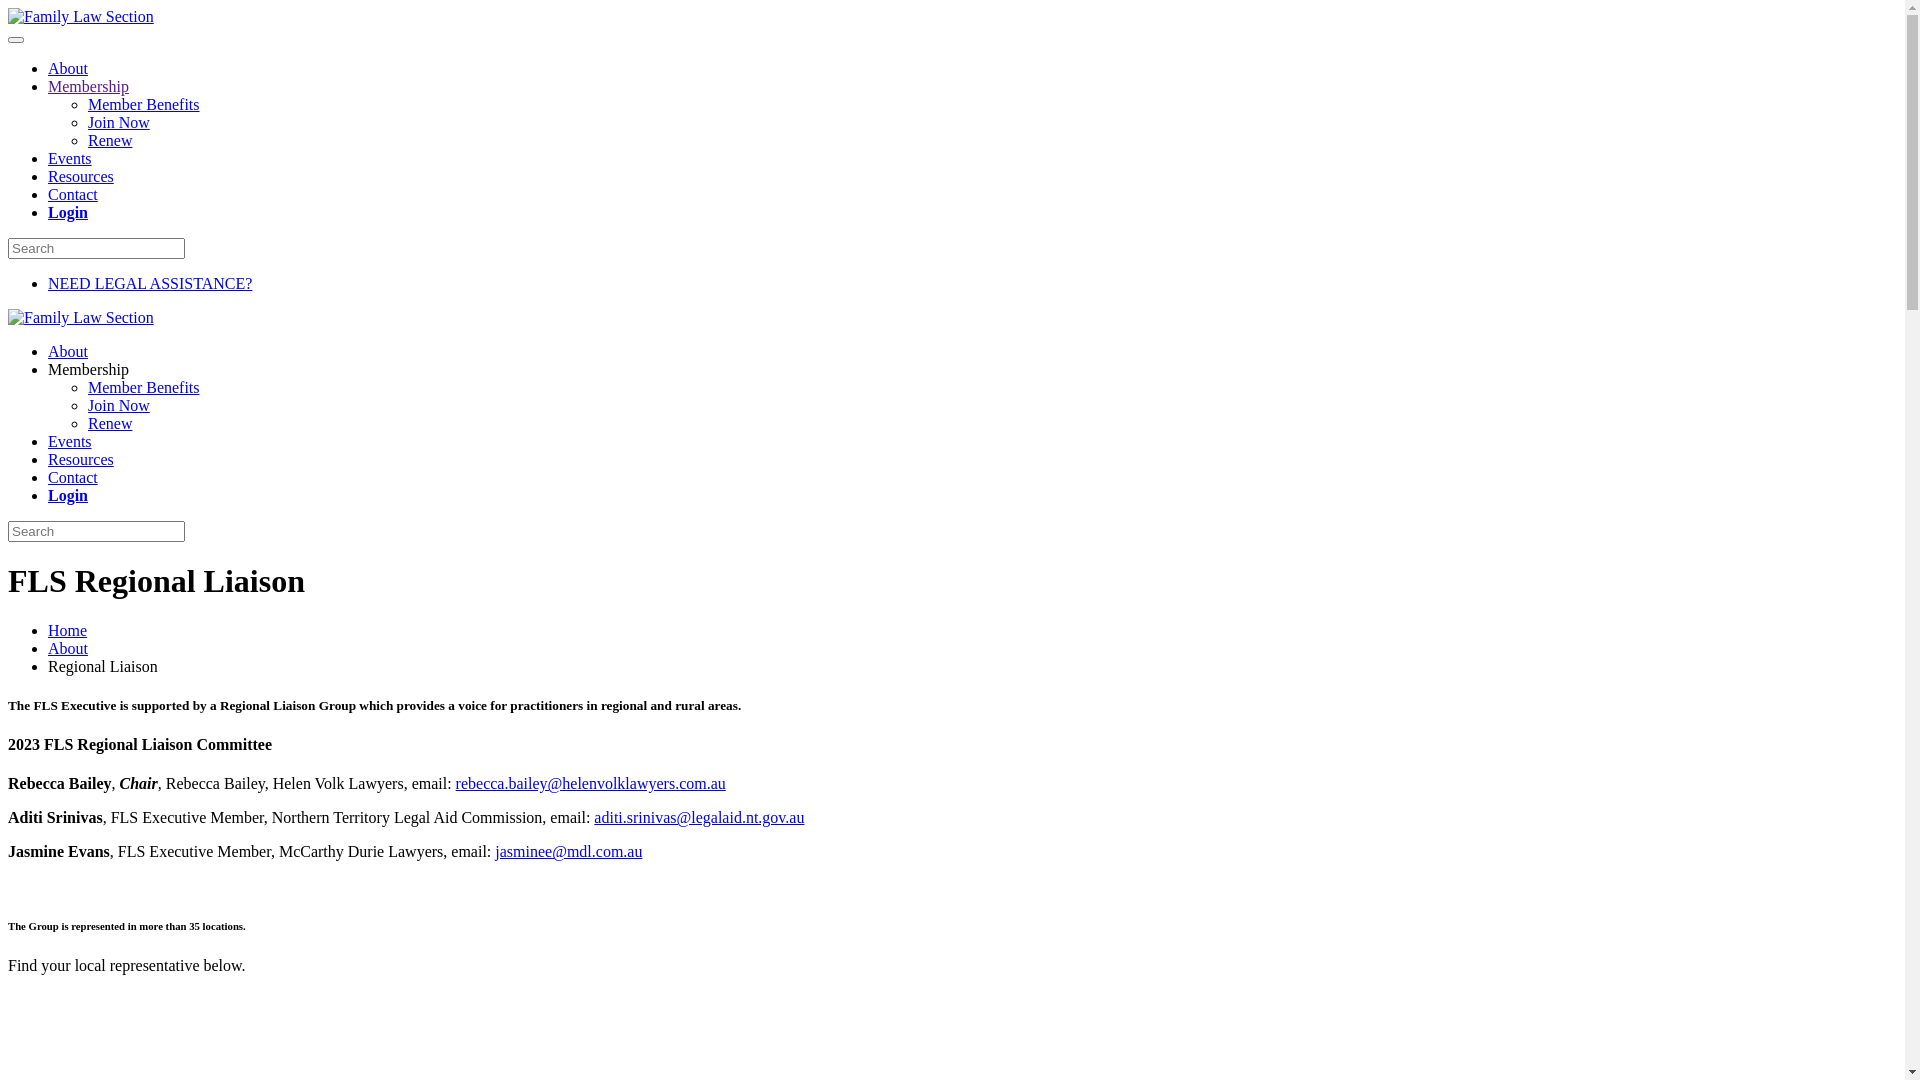 The width and height of the screenshot is (1920, 1080). I want to click on 'rebecca.bailey@helenvolklawyers.com.au', so click(455, 782).